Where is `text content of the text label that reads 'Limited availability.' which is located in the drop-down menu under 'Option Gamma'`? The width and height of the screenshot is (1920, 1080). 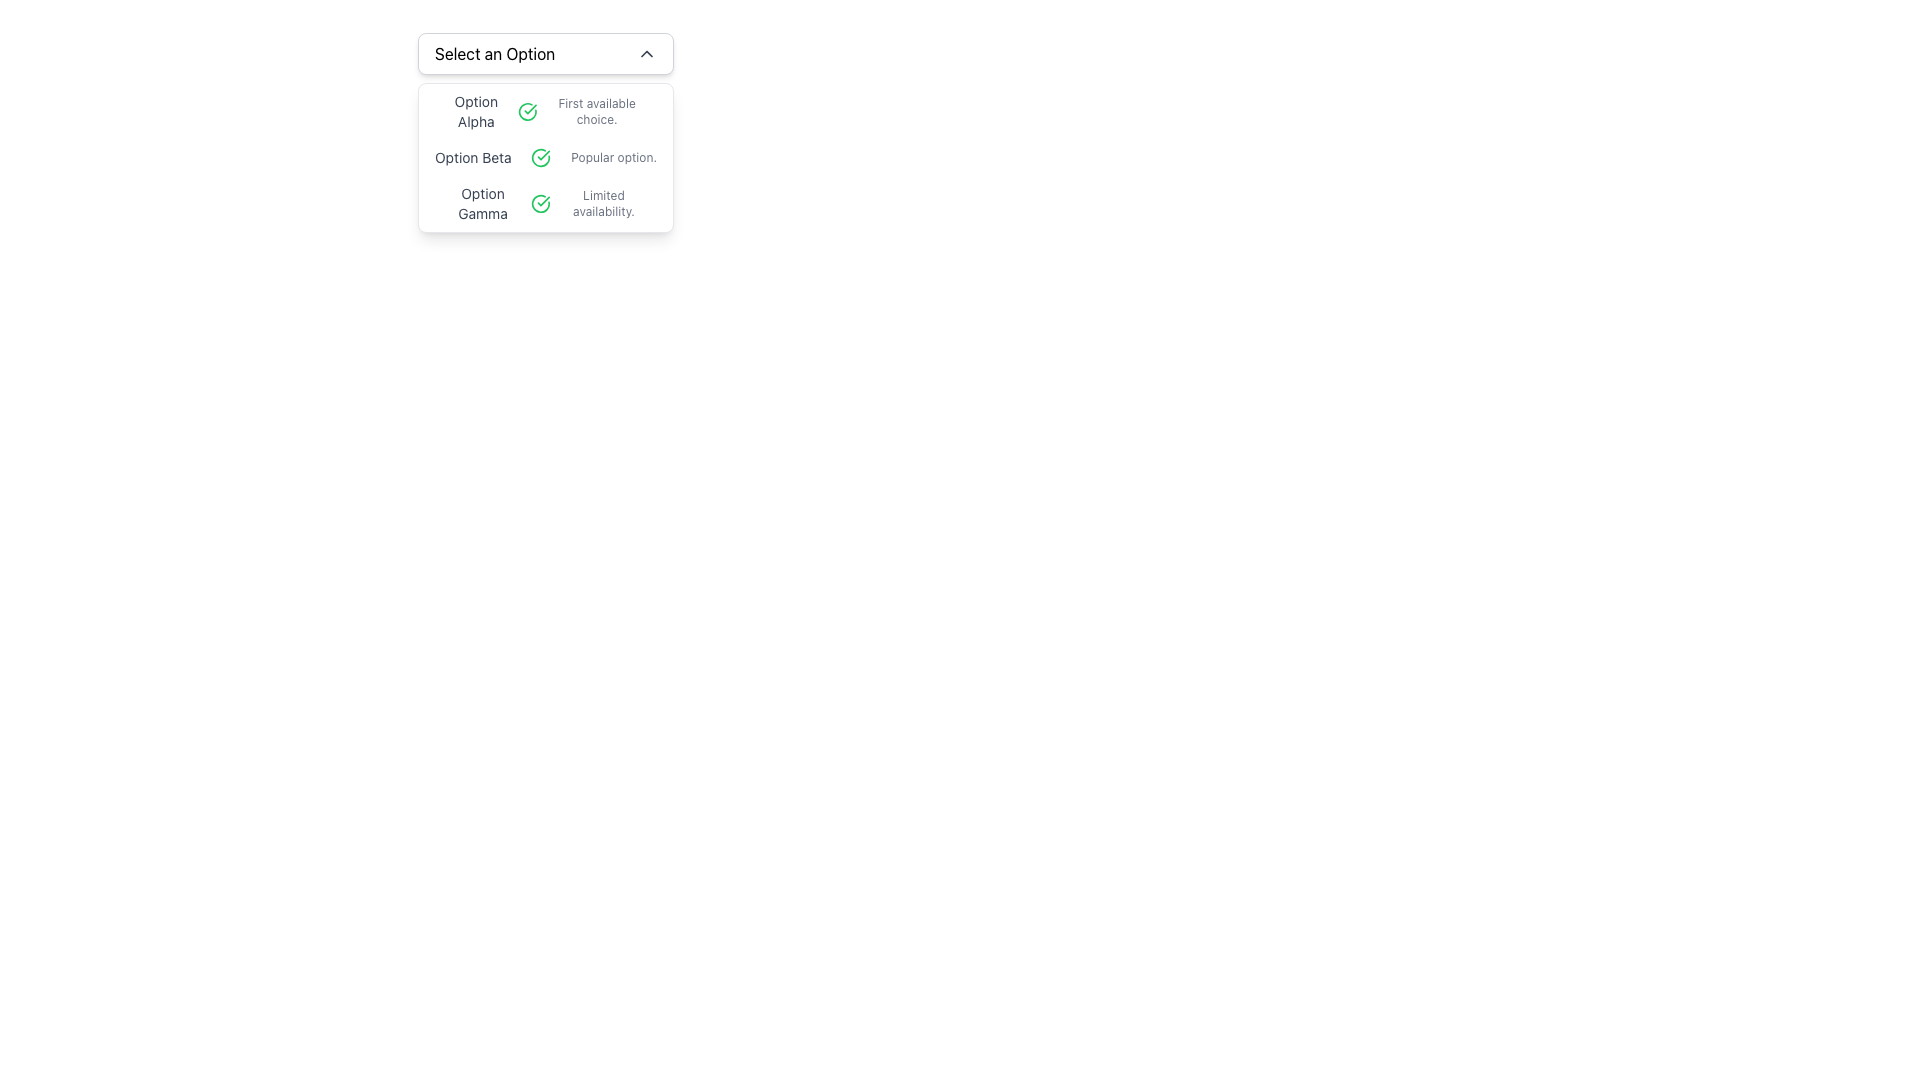 text content of the text label that reads 'Limited availability.' which is located in the drop-down menu under 'Option Gamma' is located at coordinates (603, 204).